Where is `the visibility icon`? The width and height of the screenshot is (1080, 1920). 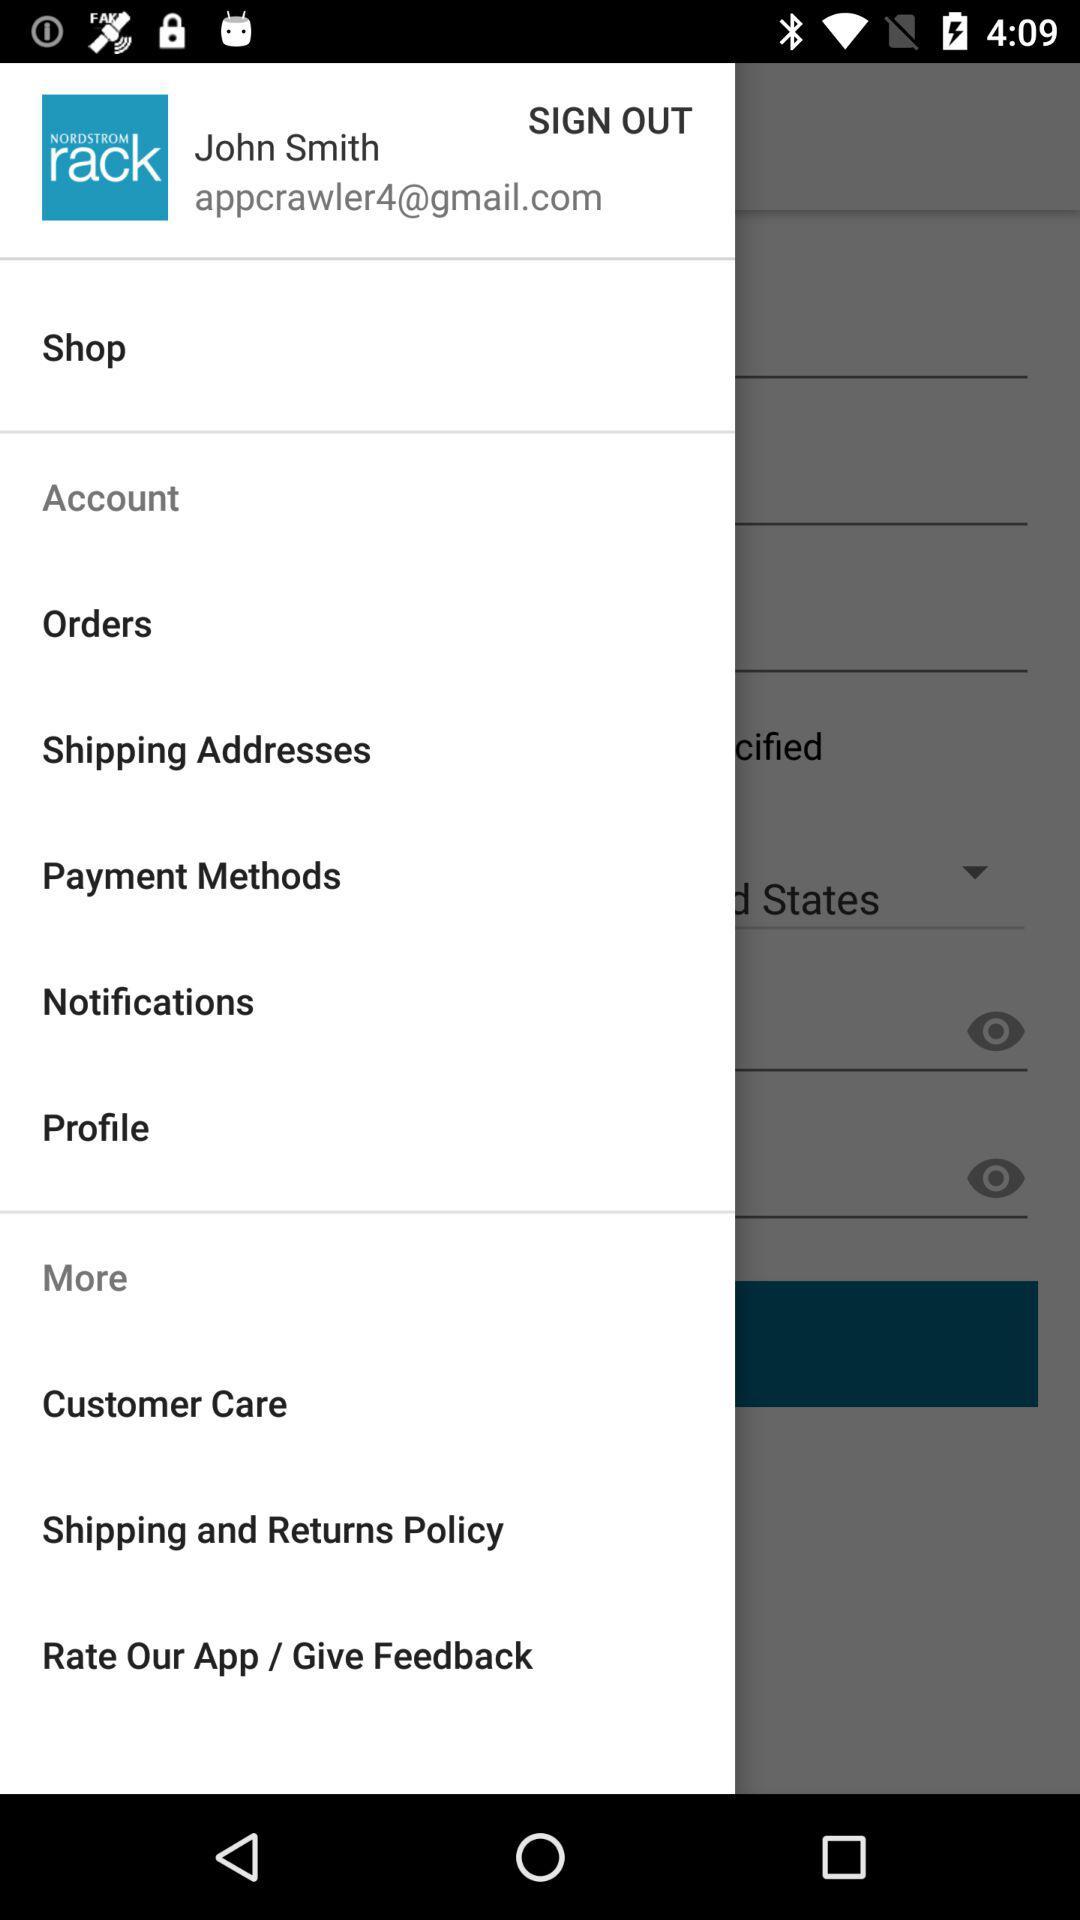 the visibility icon is located at coordinates (995, 1032).